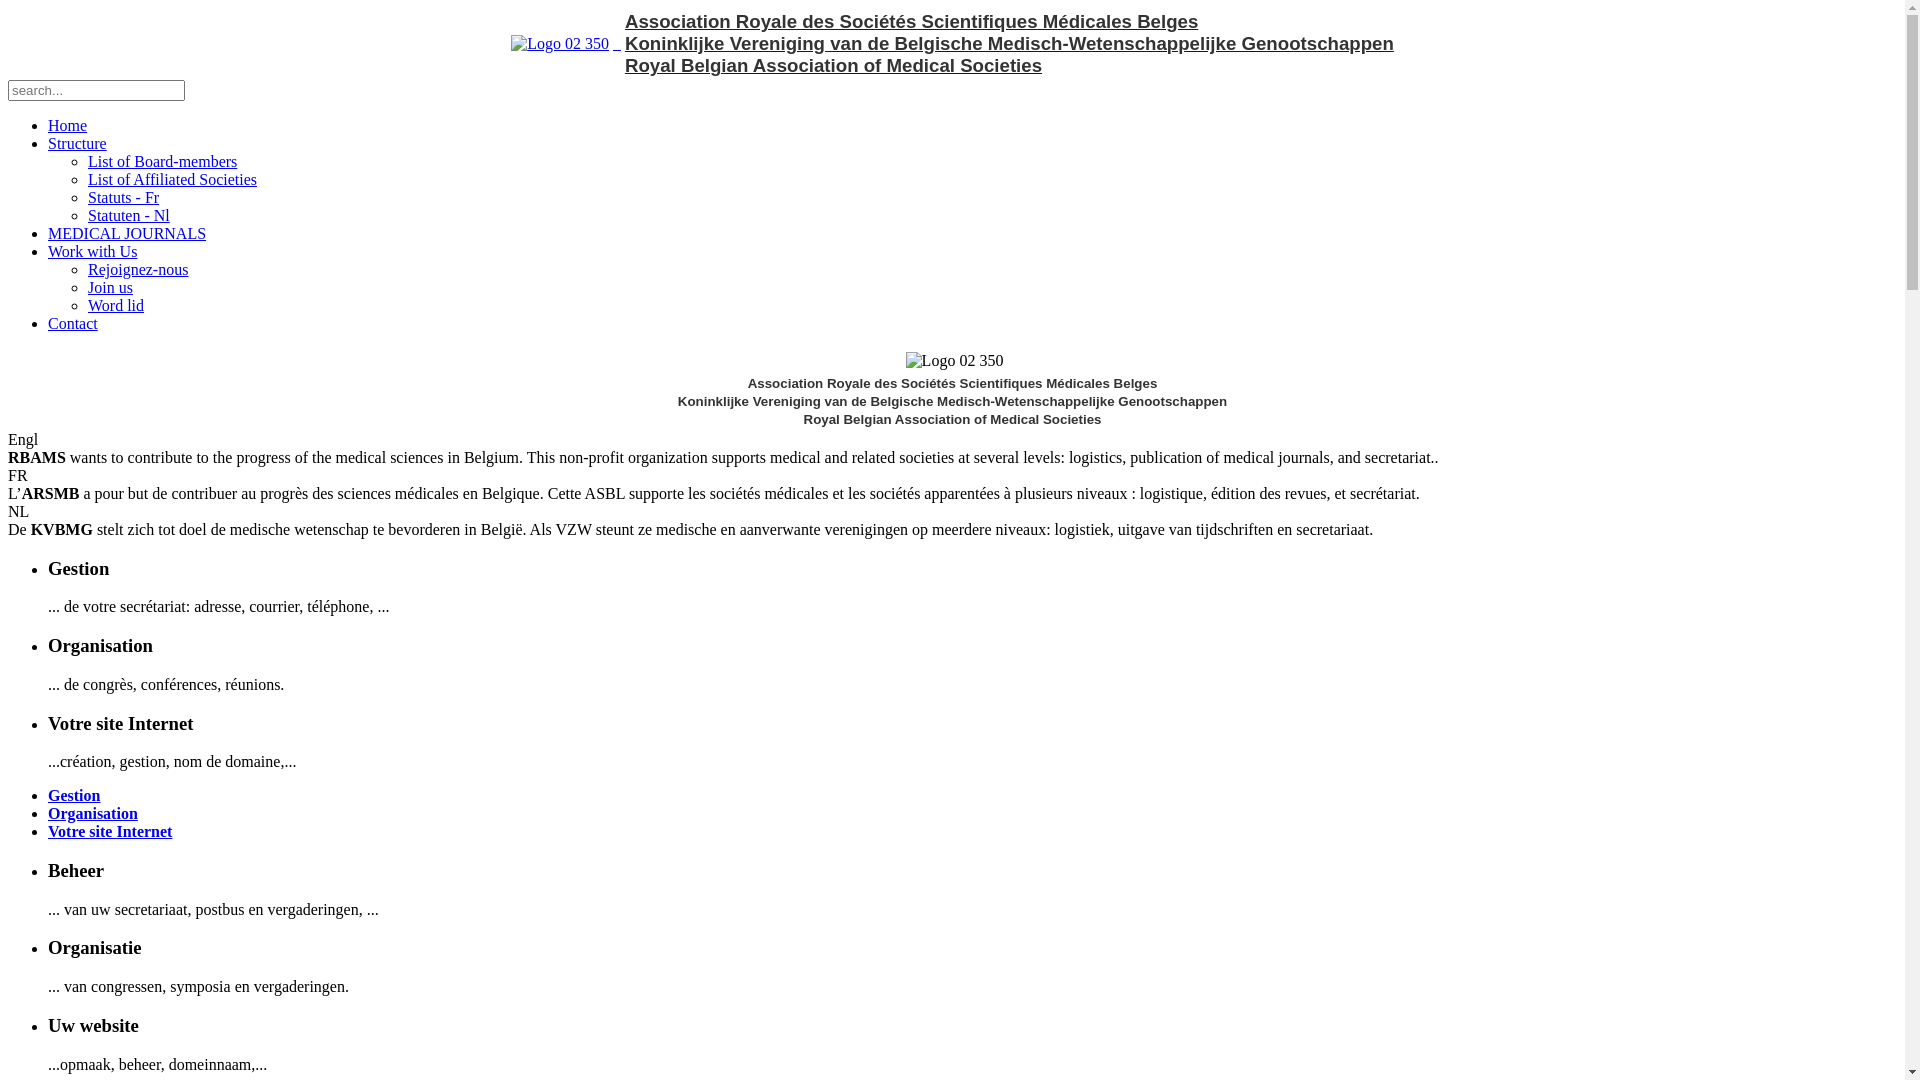 This screenshot has height=1080, width=1920. I want to click on 'Home', so click(67, 125).